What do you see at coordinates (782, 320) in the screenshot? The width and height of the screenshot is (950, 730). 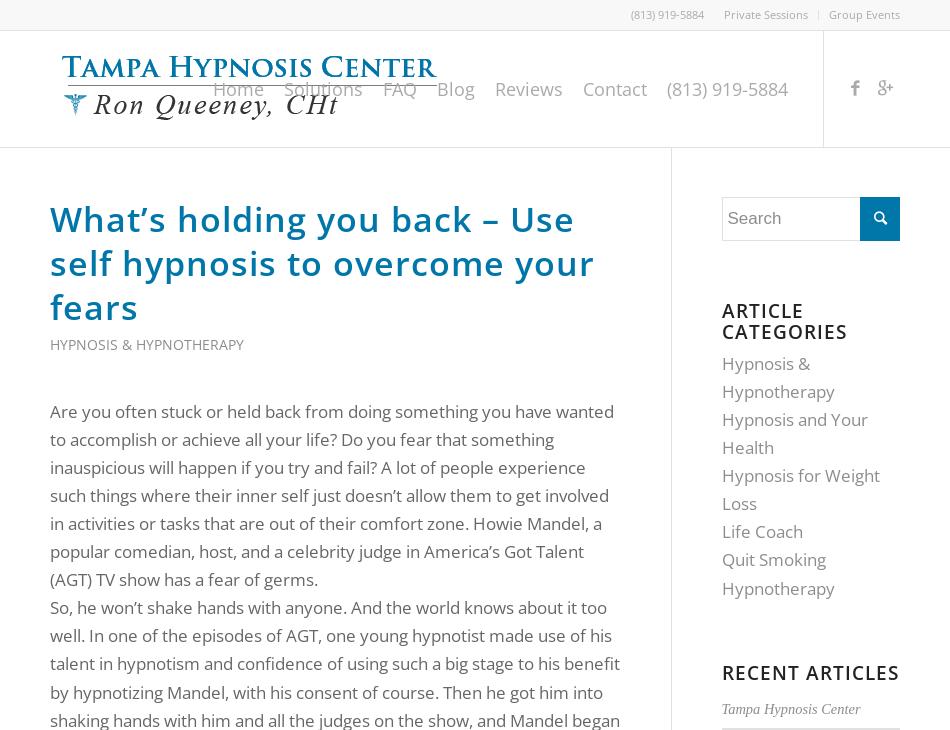 I see `'Article Categories'` at bounding box center [782, 320].